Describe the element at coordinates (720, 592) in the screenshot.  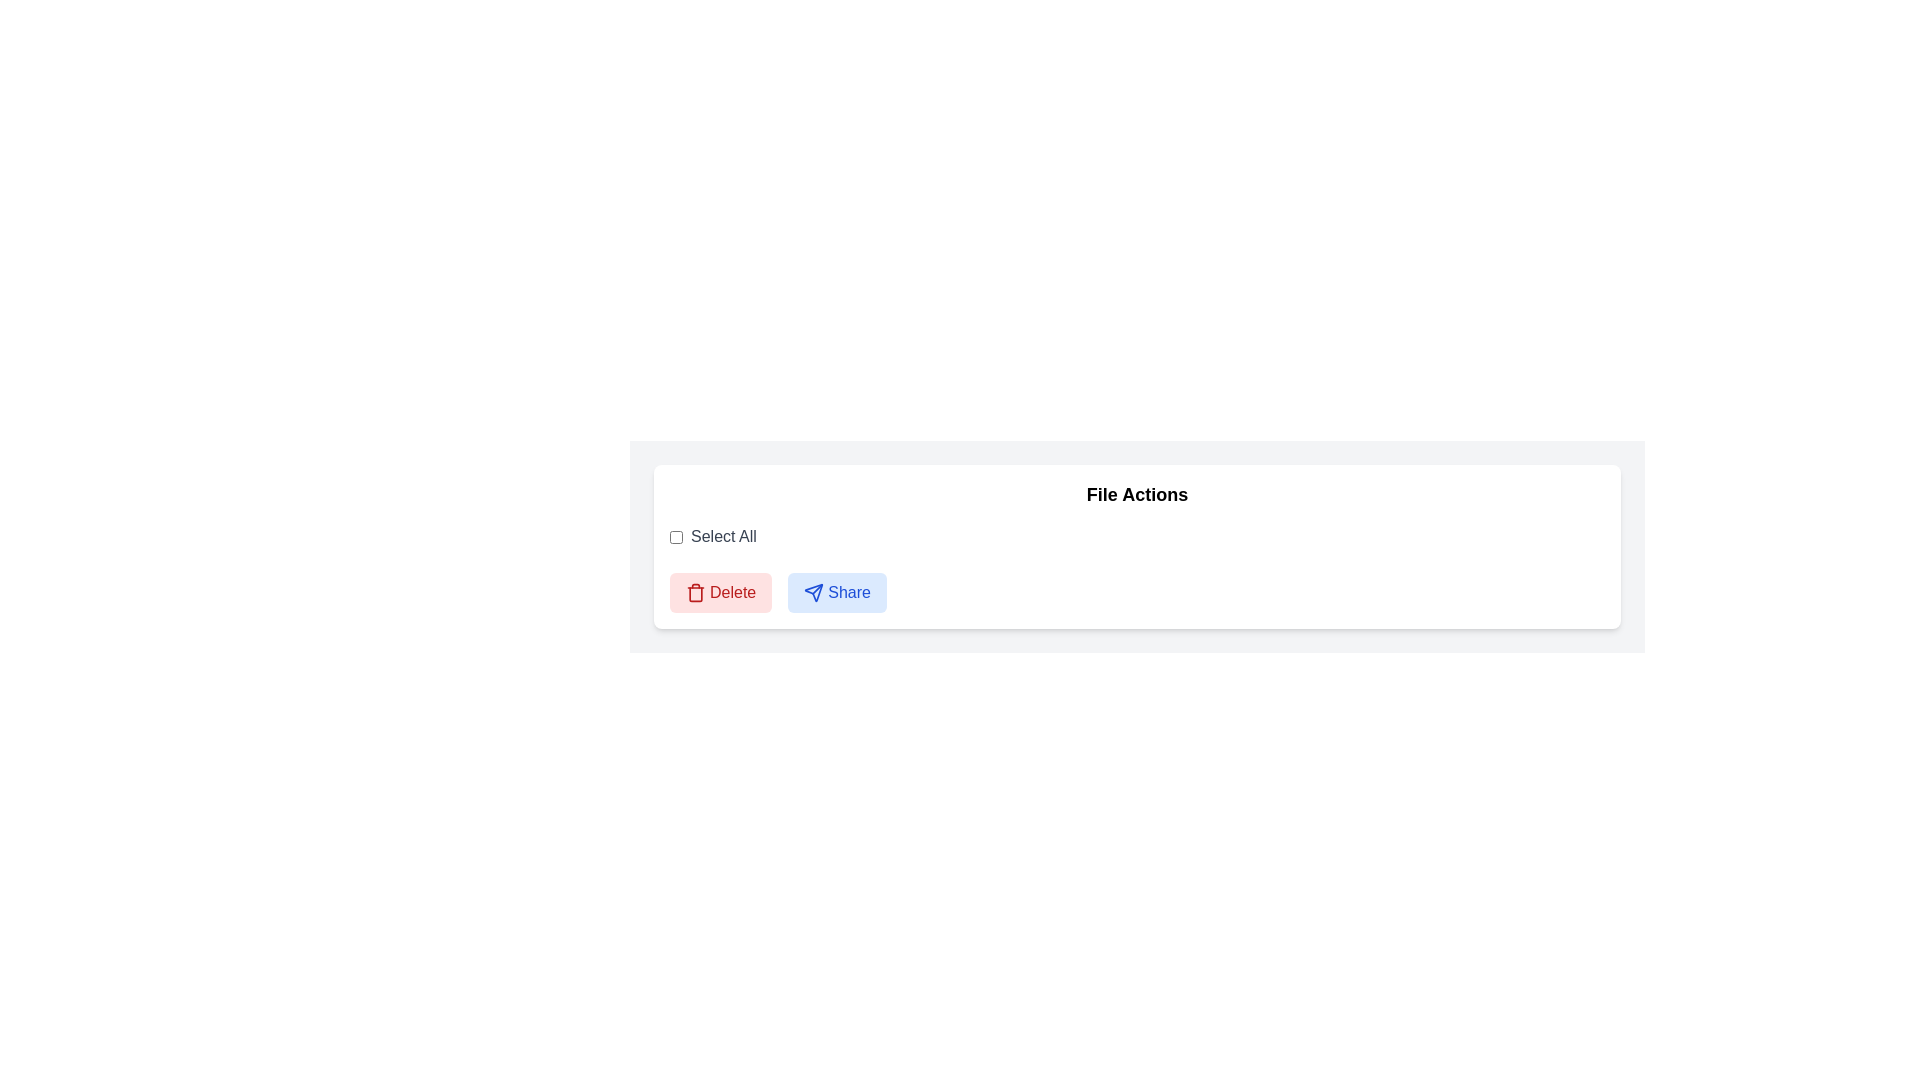
I see `the red 'Delete' button with a trash bin icon` at that location.